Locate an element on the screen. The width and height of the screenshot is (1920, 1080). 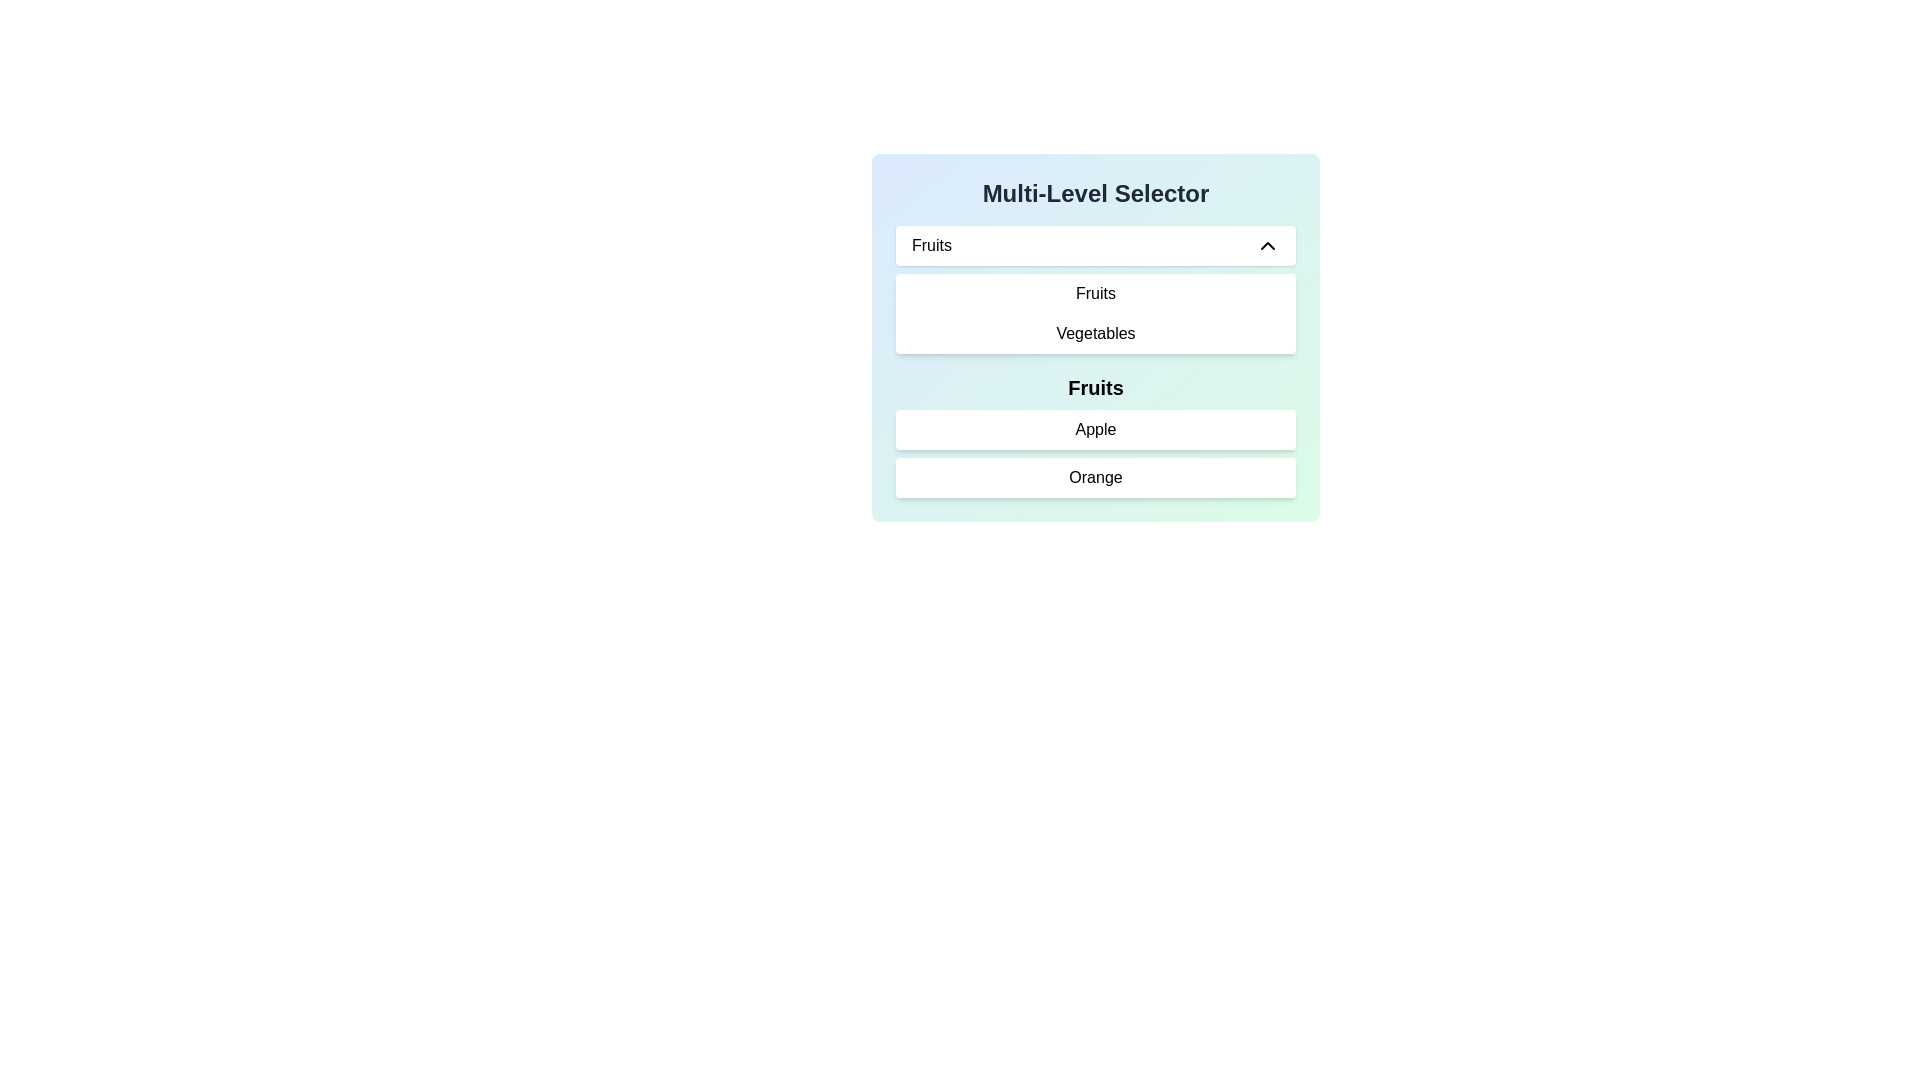
the 'Vegetables' selectable list item located under the 'Fruits' label is located at coordinates (1094, 333).